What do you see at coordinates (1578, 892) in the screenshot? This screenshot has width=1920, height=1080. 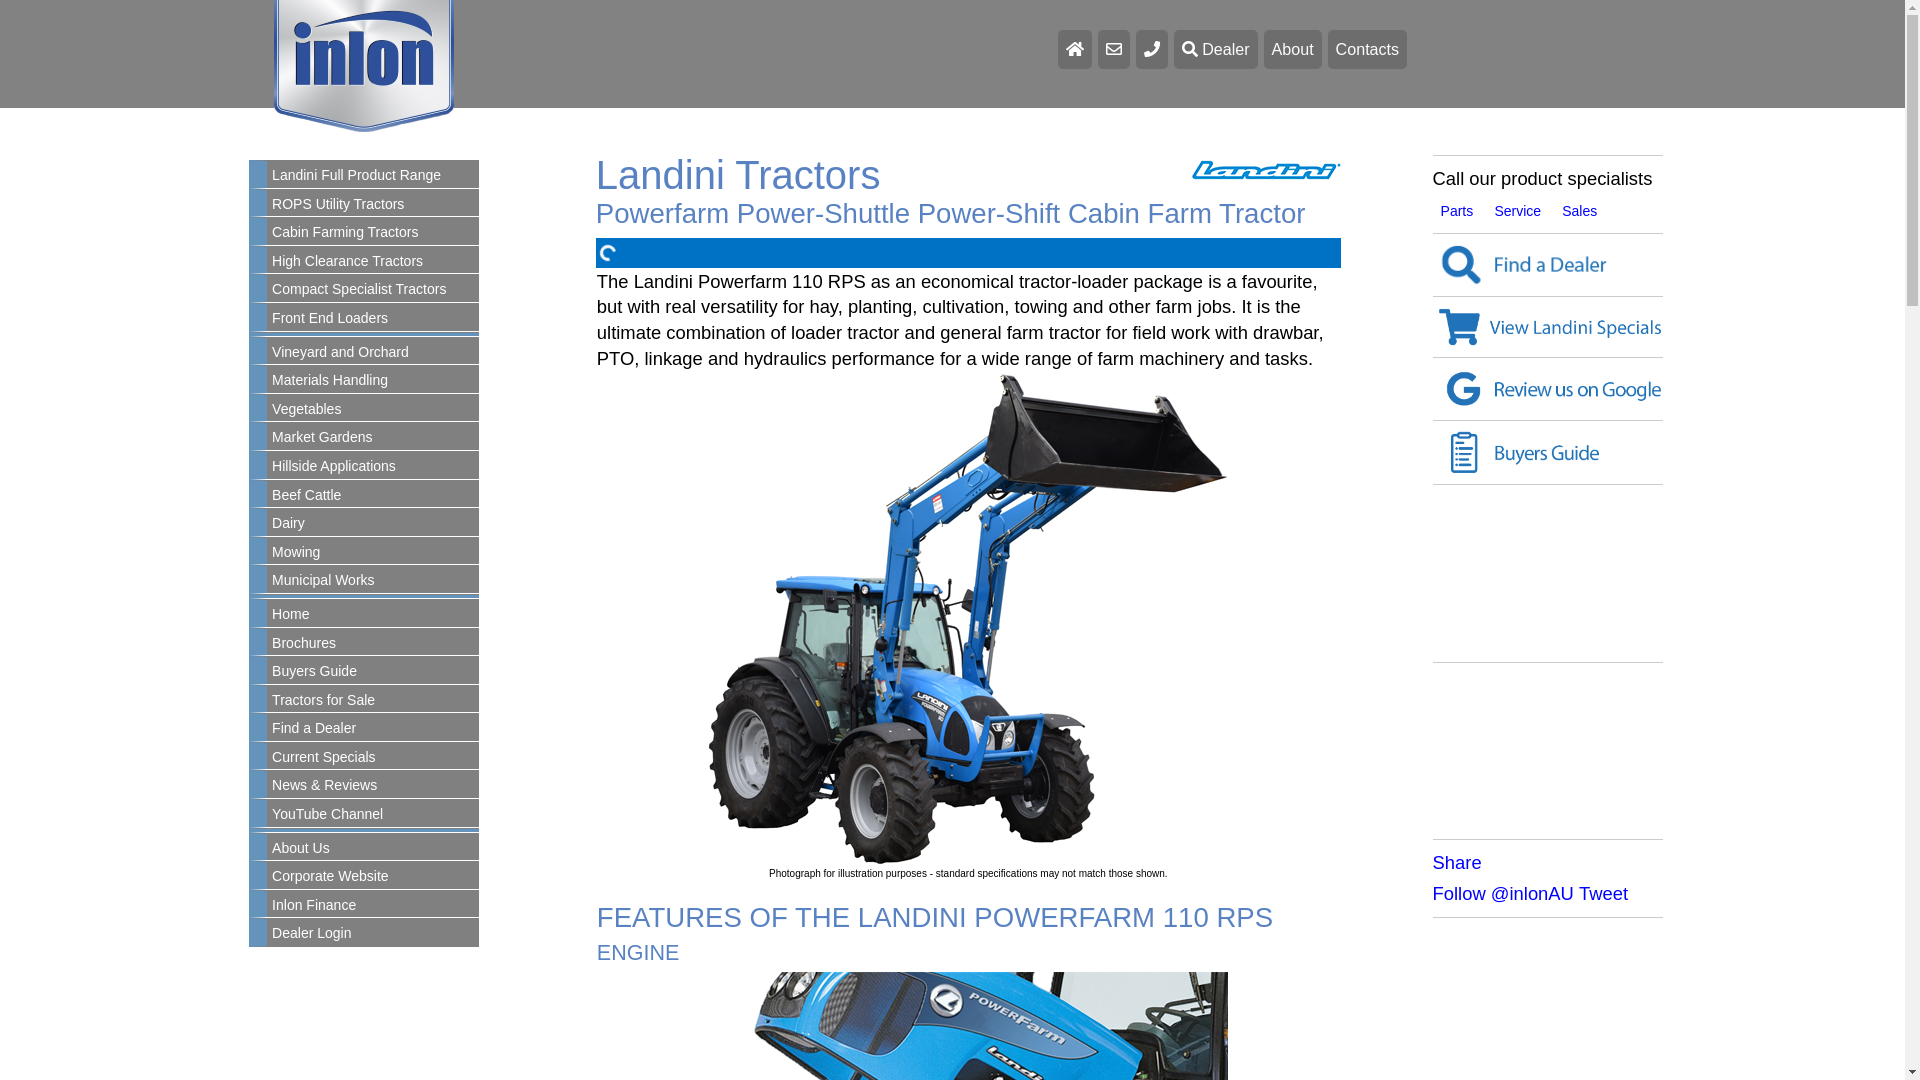 I see `'Tweet'` at bounding box center [1578, 892].